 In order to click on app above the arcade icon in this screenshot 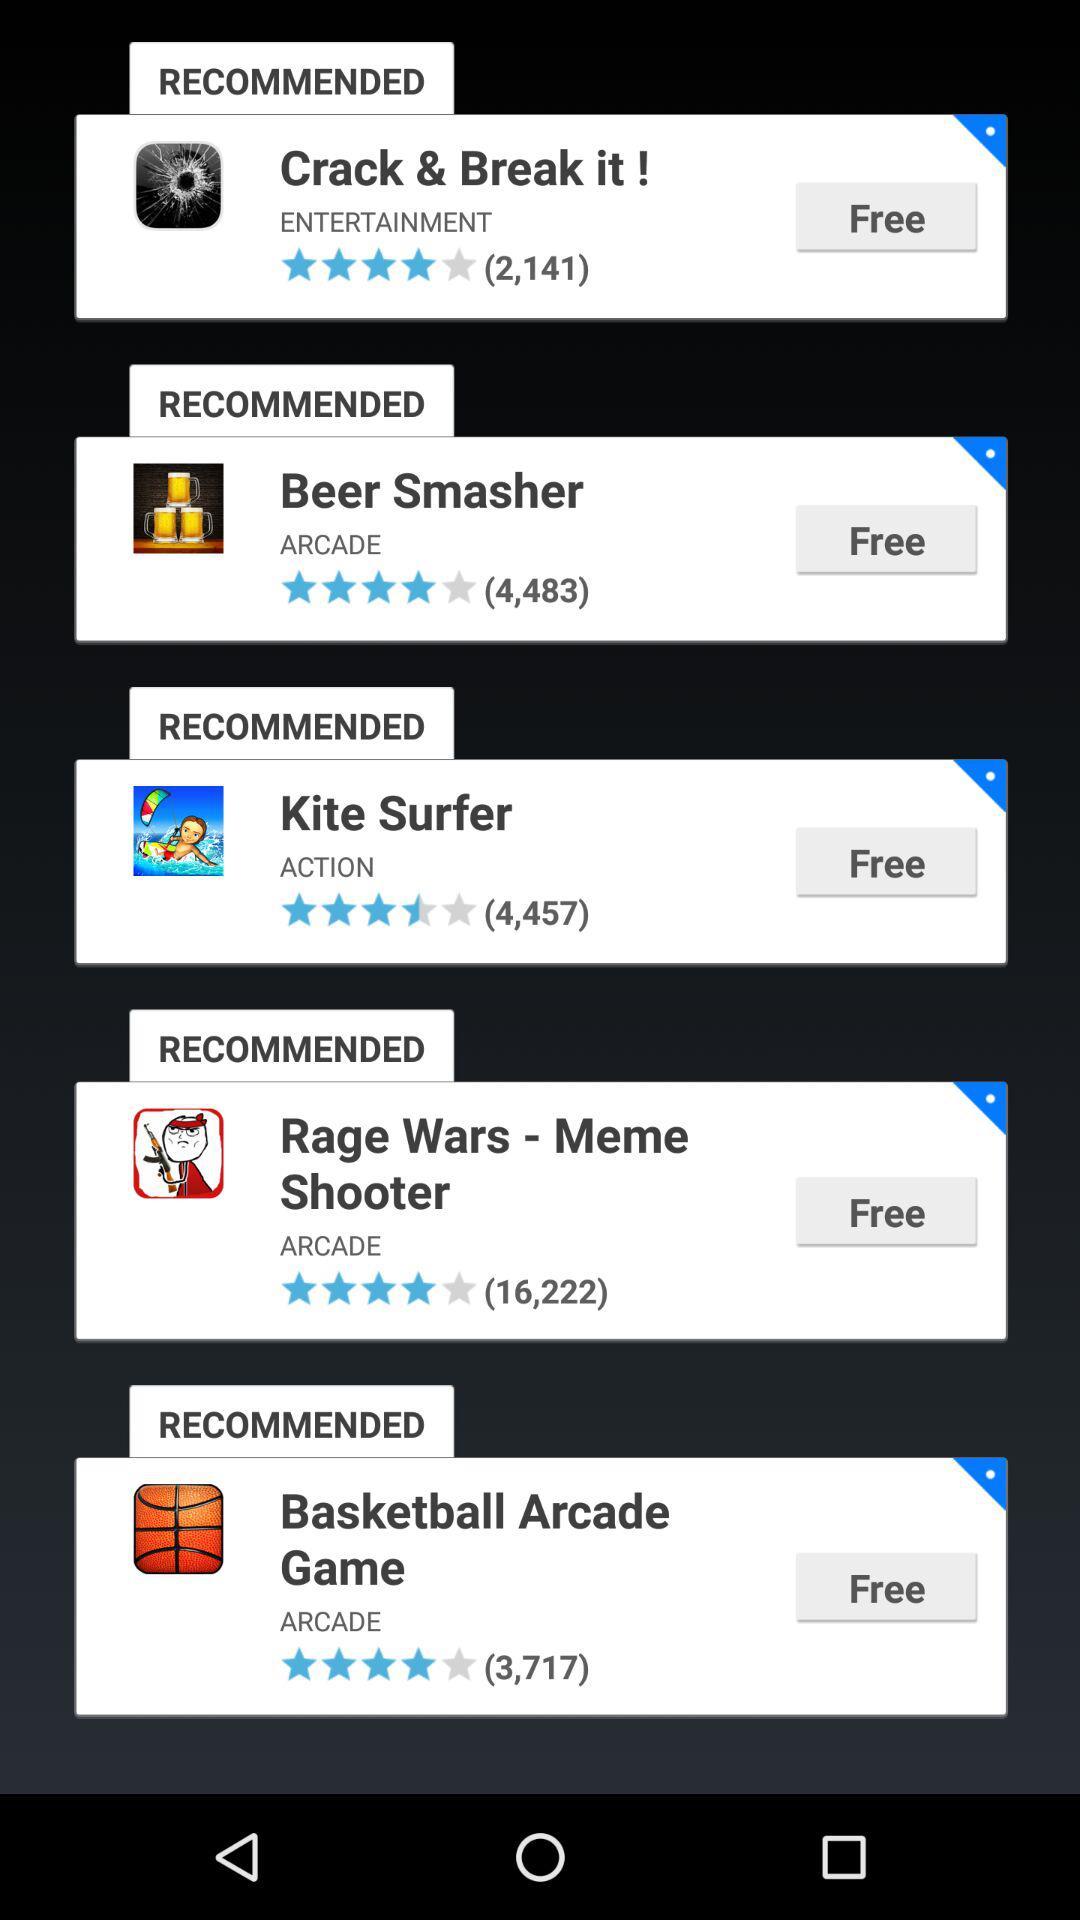, I will do `click(523, 1539)`.